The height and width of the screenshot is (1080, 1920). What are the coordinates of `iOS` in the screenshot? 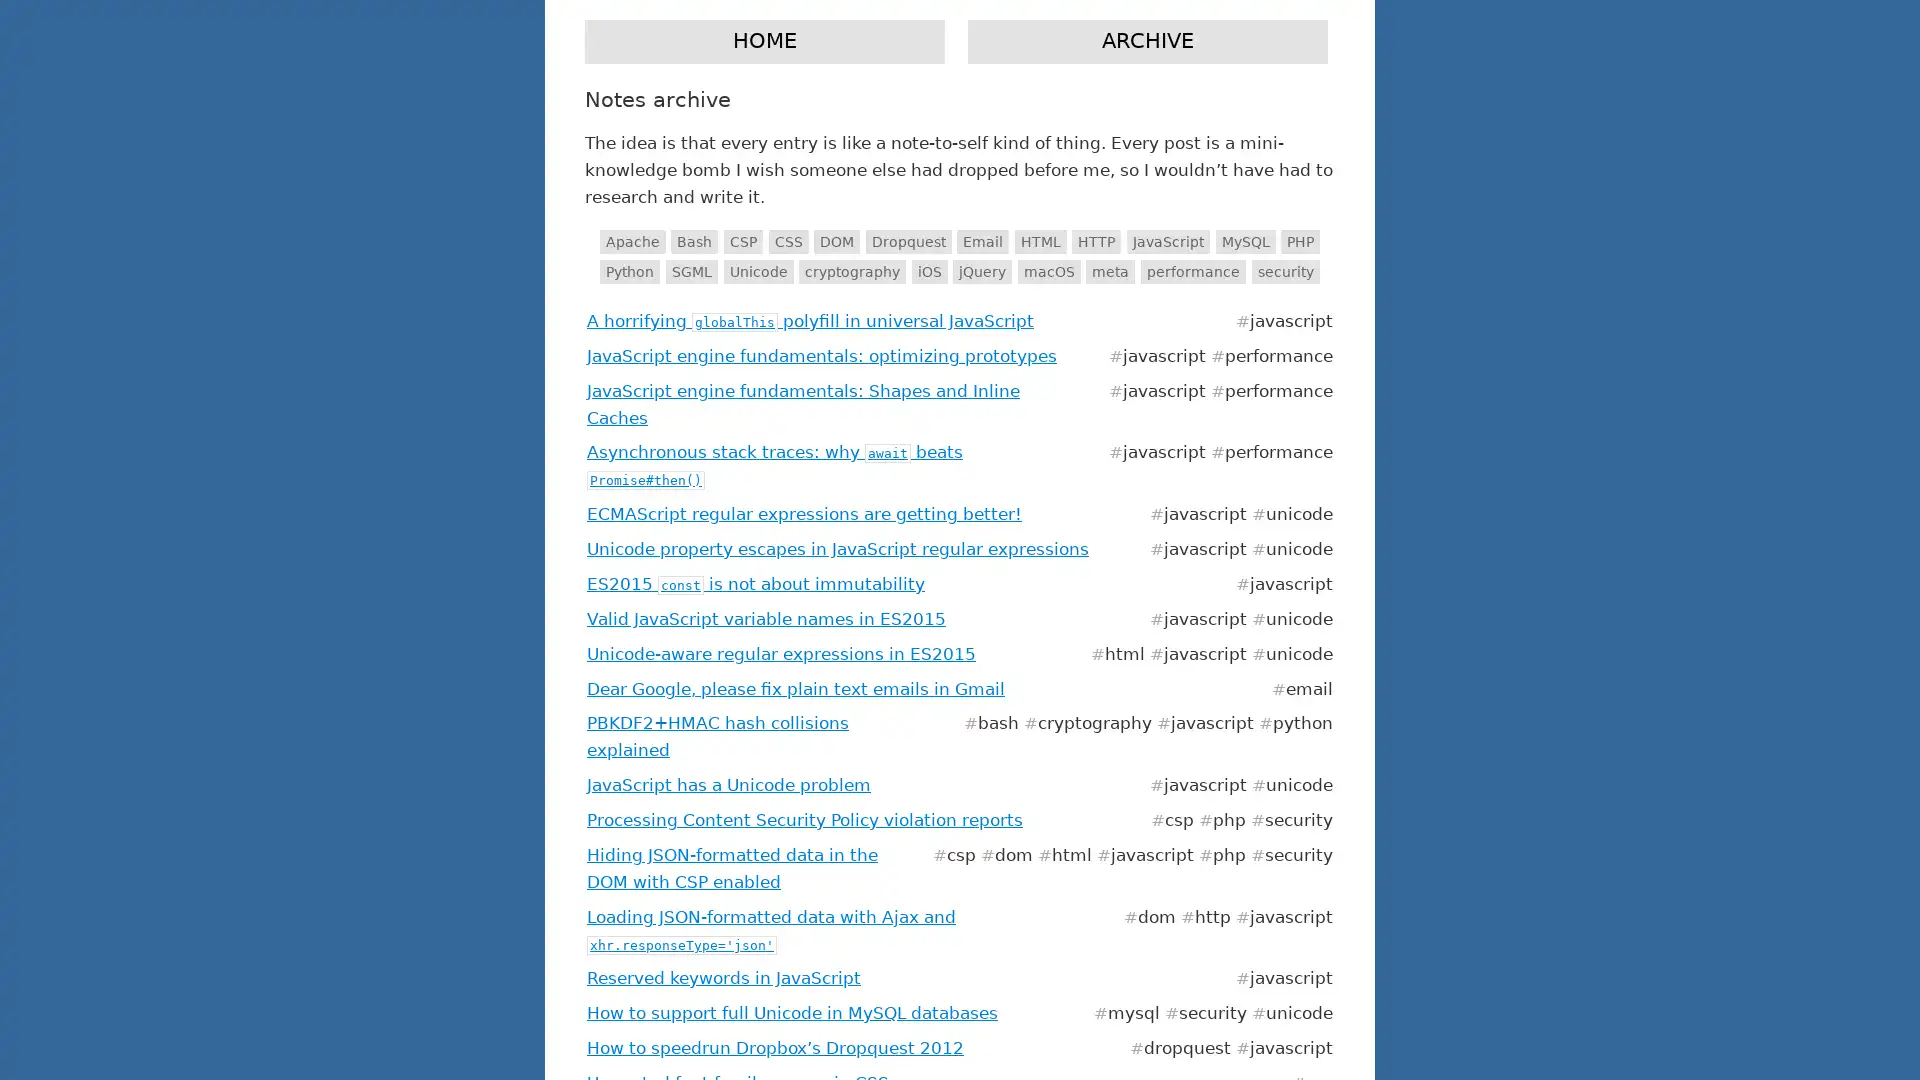 It's located at (928, 271).